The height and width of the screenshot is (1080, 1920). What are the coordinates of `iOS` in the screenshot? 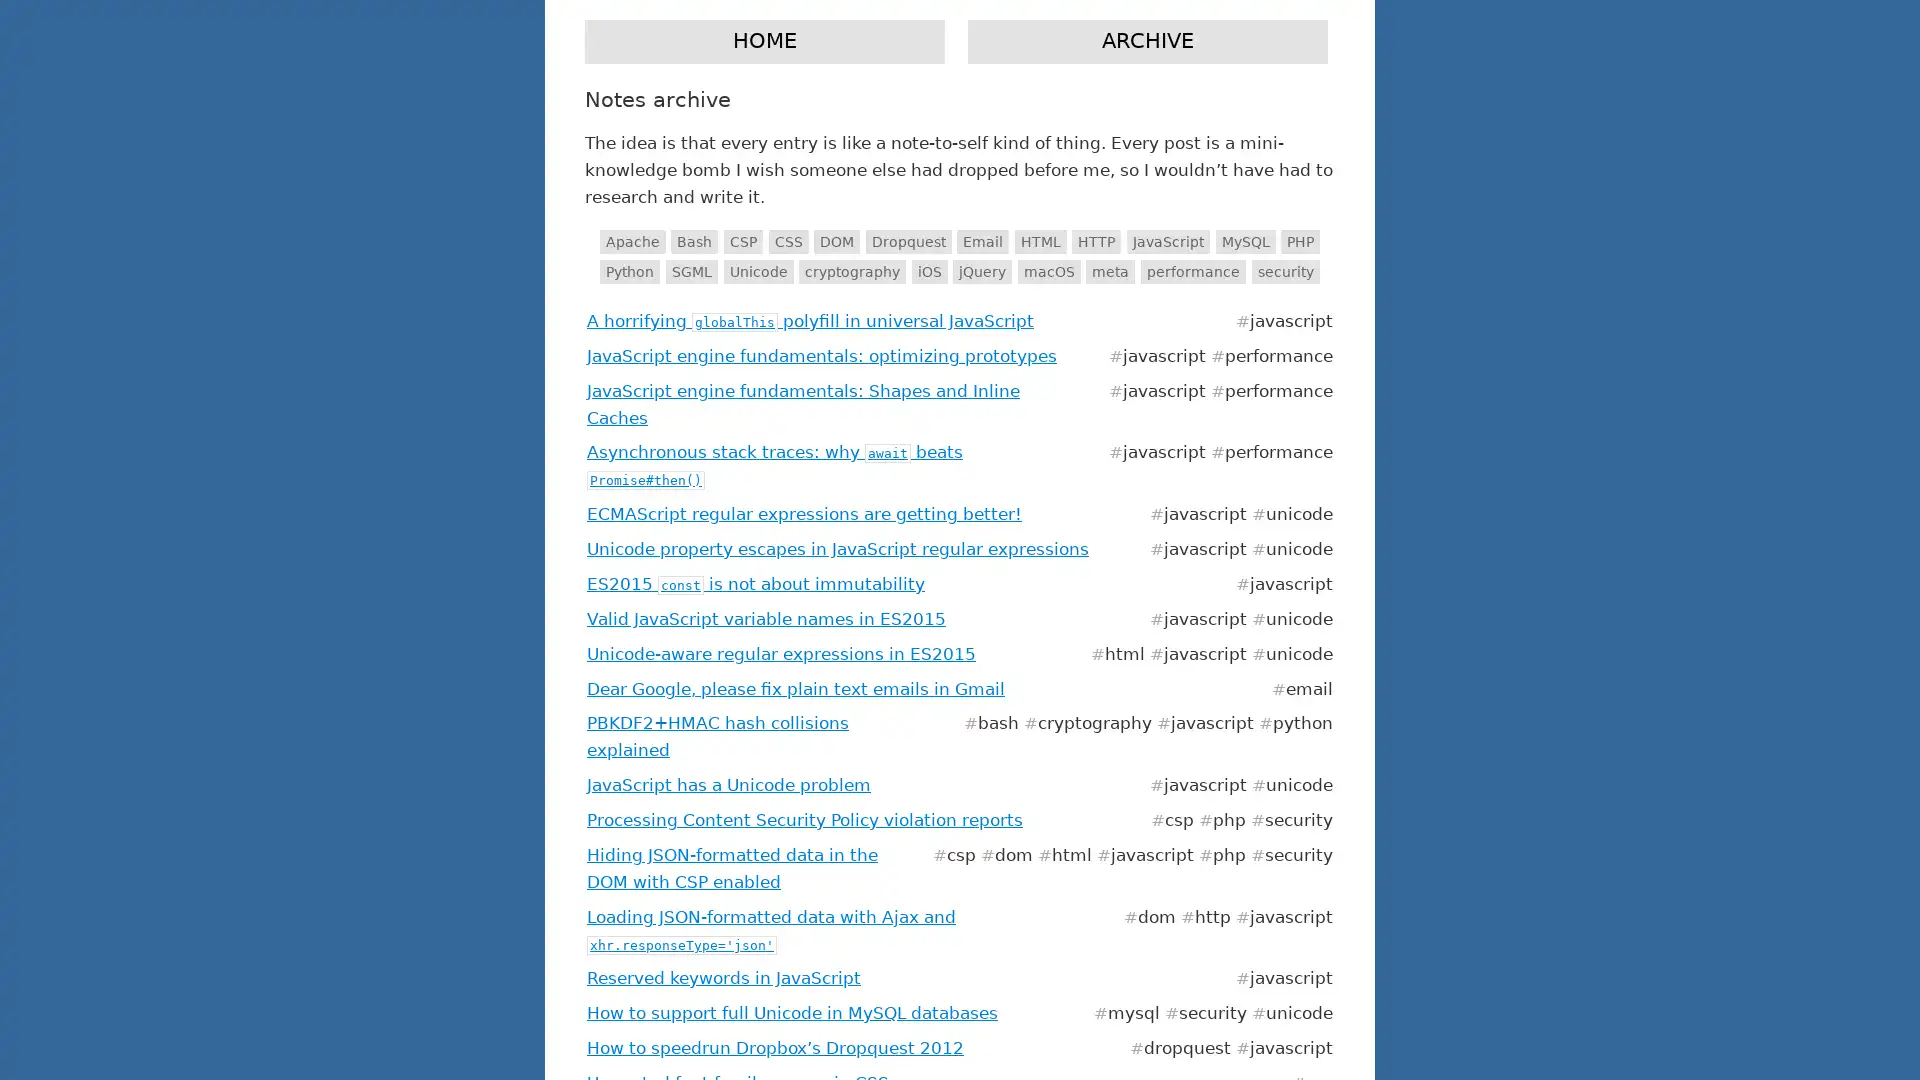 It's located at (928, 271).